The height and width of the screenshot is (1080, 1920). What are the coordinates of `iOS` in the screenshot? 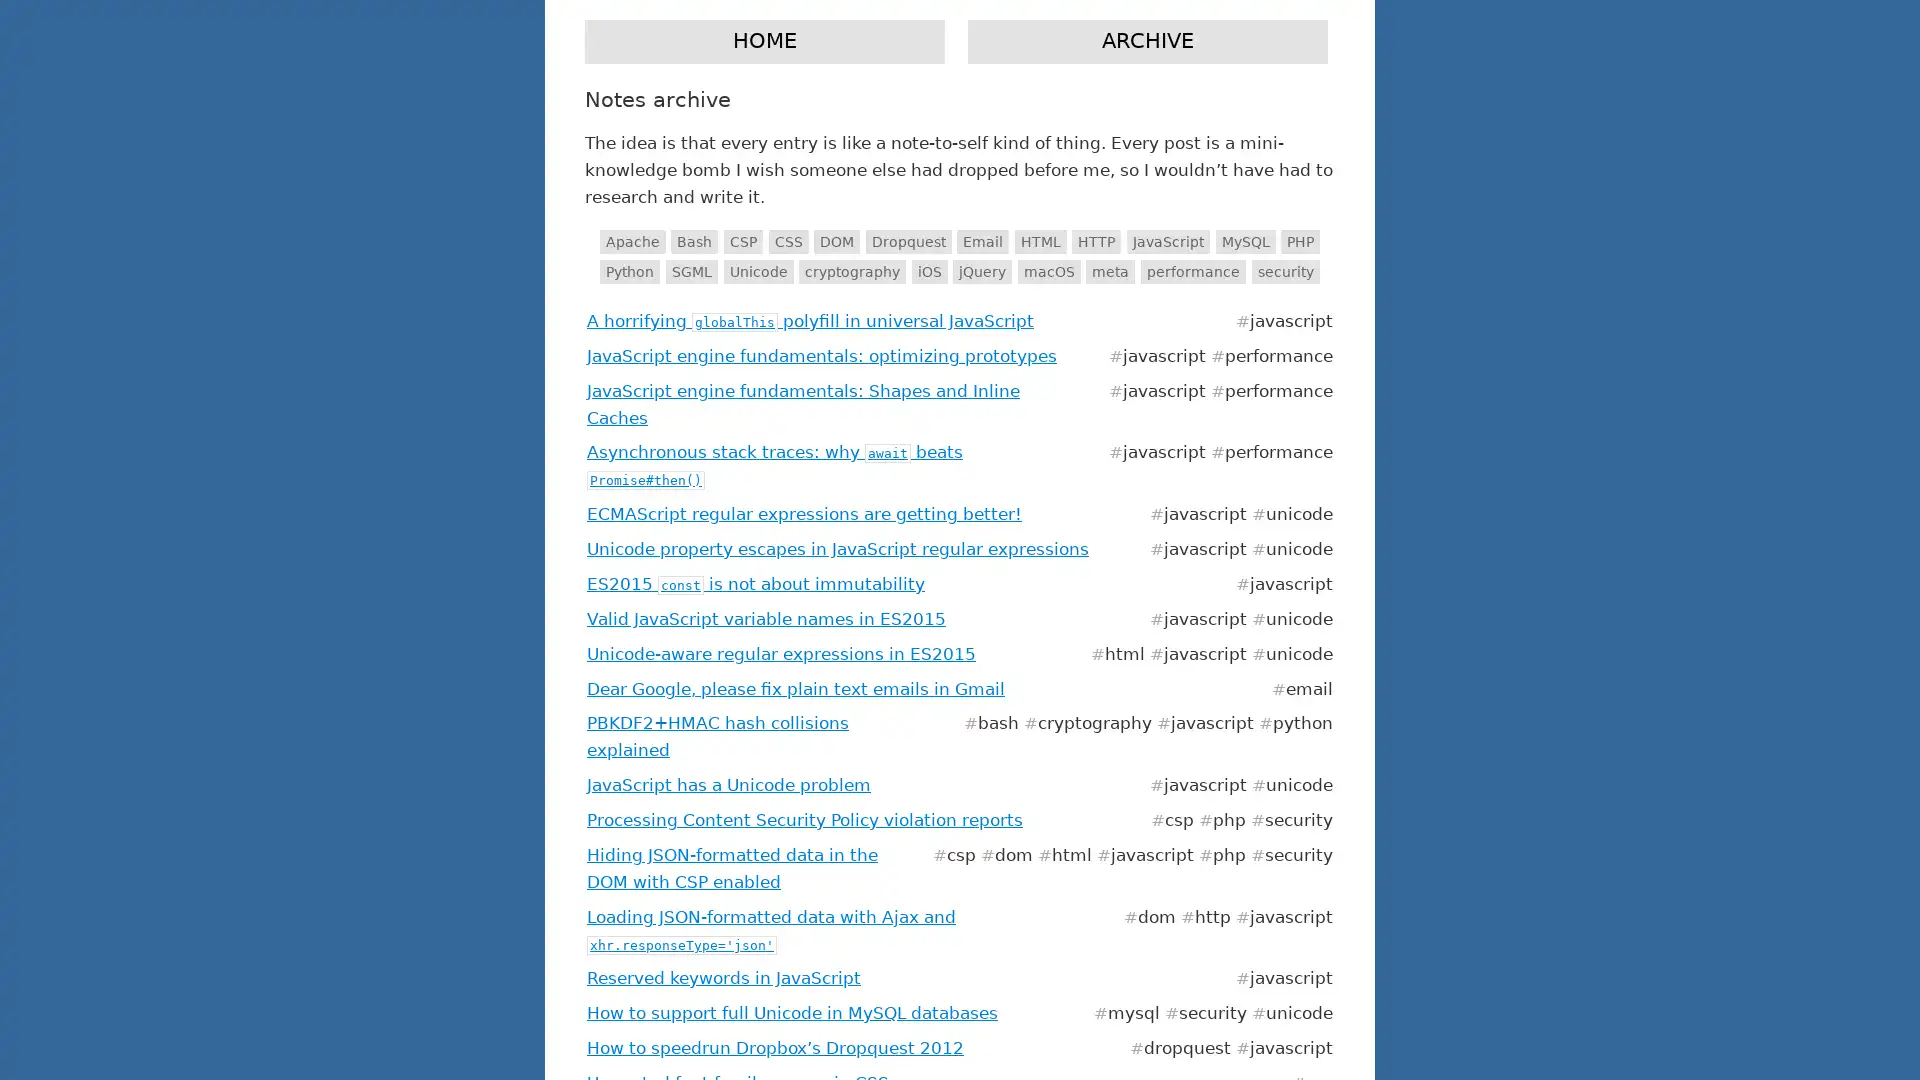 It's located at (928, 271).